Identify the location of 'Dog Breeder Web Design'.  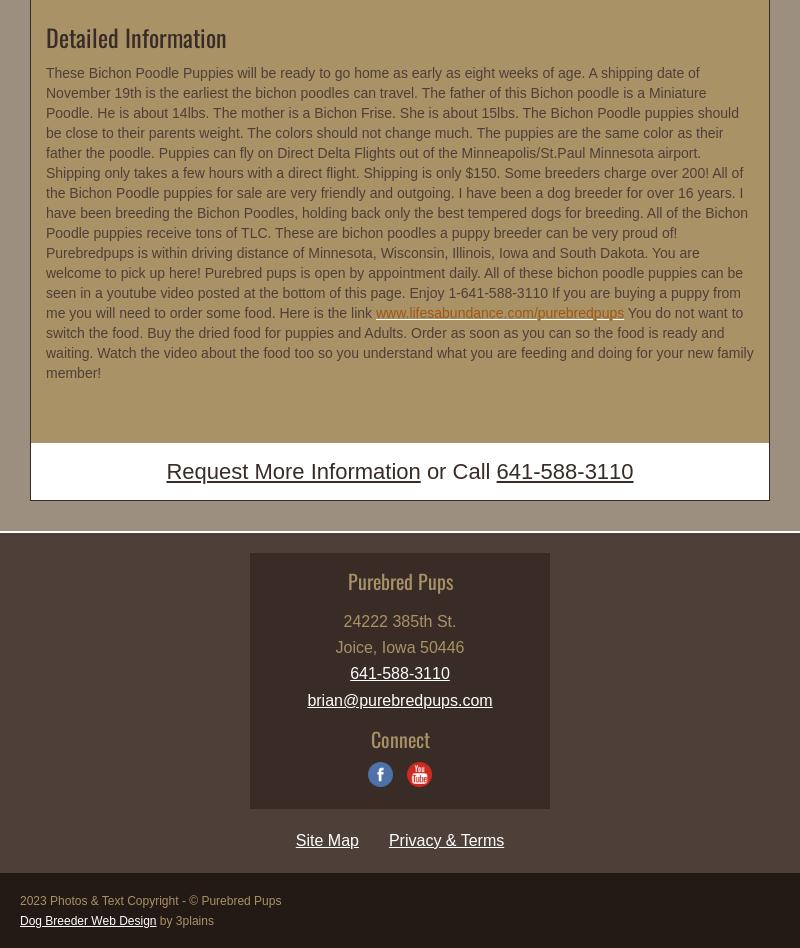
(88, 919).